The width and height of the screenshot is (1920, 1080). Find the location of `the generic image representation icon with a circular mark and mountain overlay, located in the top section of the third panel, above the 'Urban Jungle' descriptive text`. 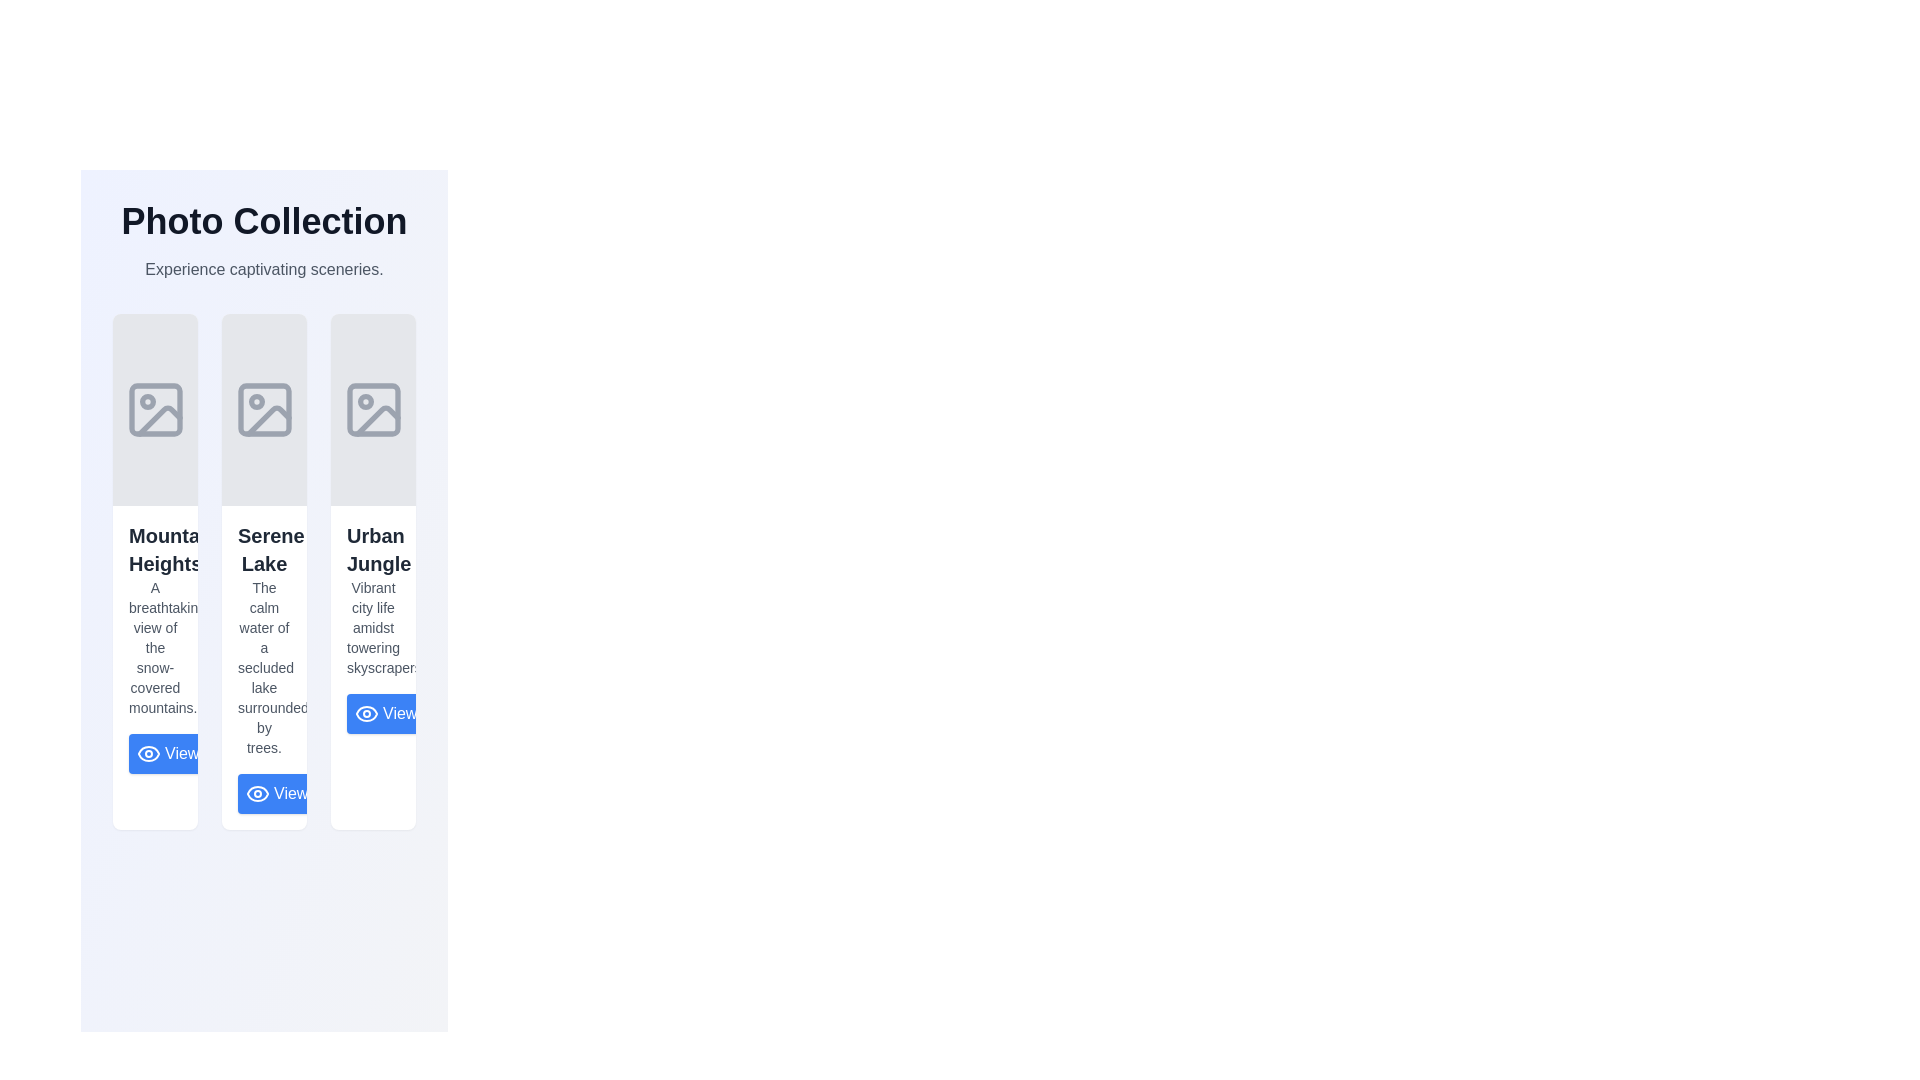

the generic image representation icon with a circular mark and mountain overlay, located in the top section of the third panel, above the 'Urban Jungle' descriptive text is located at coordinates (373, 408).